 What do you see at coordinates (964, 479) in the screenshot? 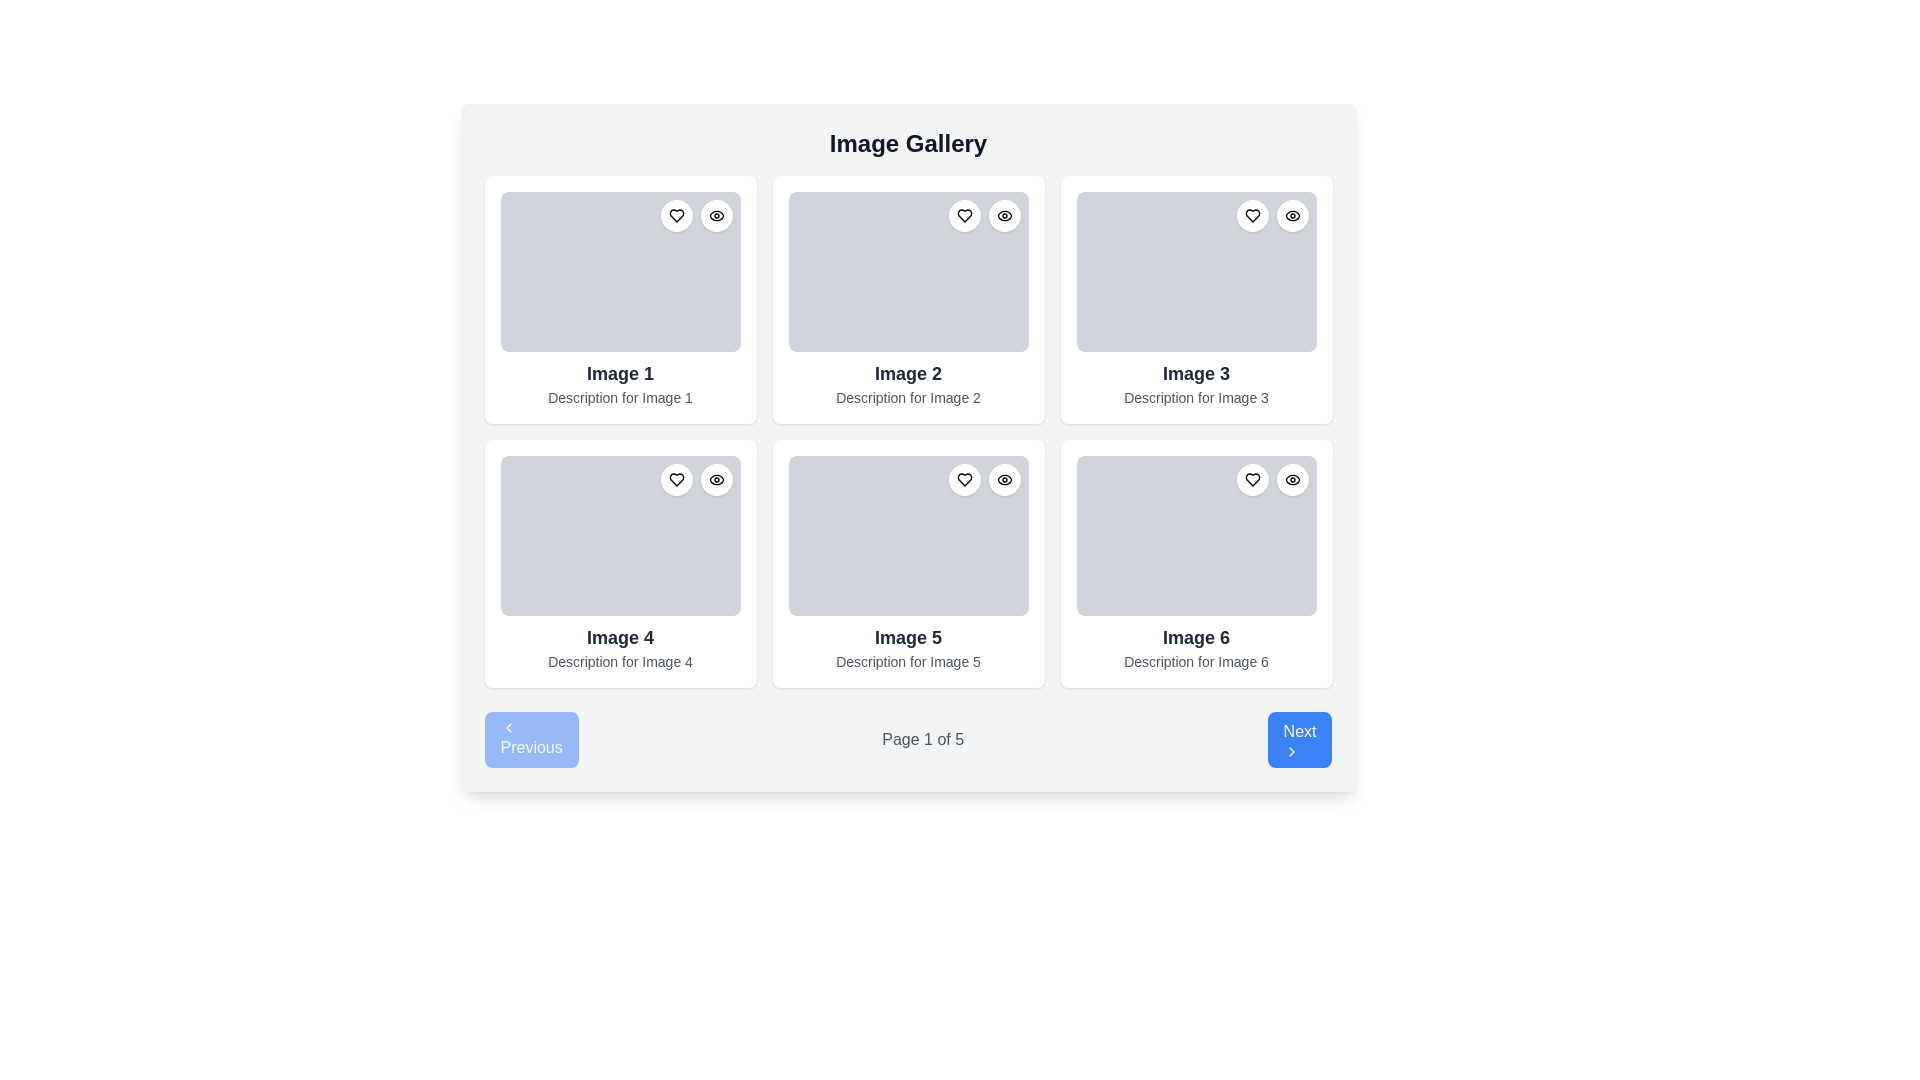
I see `the heart-shaped like button located in the top-right corner of the 'Image 5' card to like the image` at bounding box center [964, 479].